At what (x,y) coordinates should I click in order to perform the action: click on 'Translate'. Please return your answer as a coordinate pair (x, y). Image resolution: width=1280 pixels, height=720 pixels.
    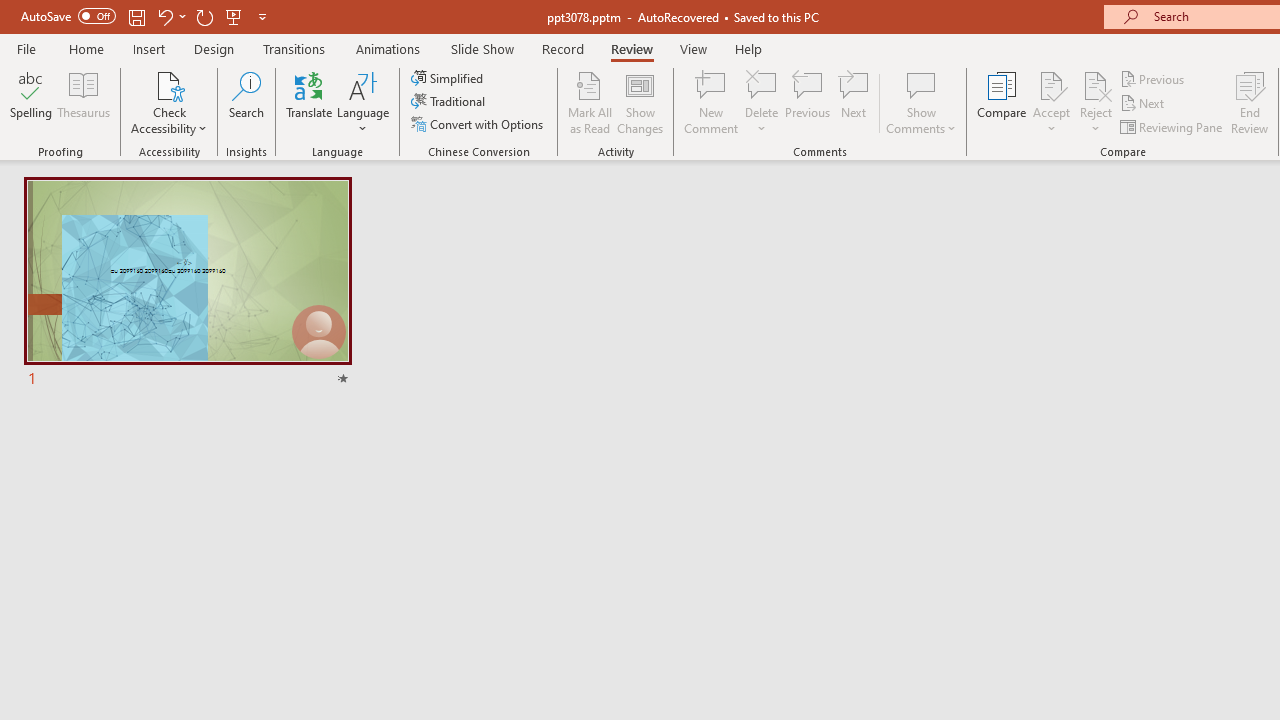
    Looking at the image, I should click on (308, 103).